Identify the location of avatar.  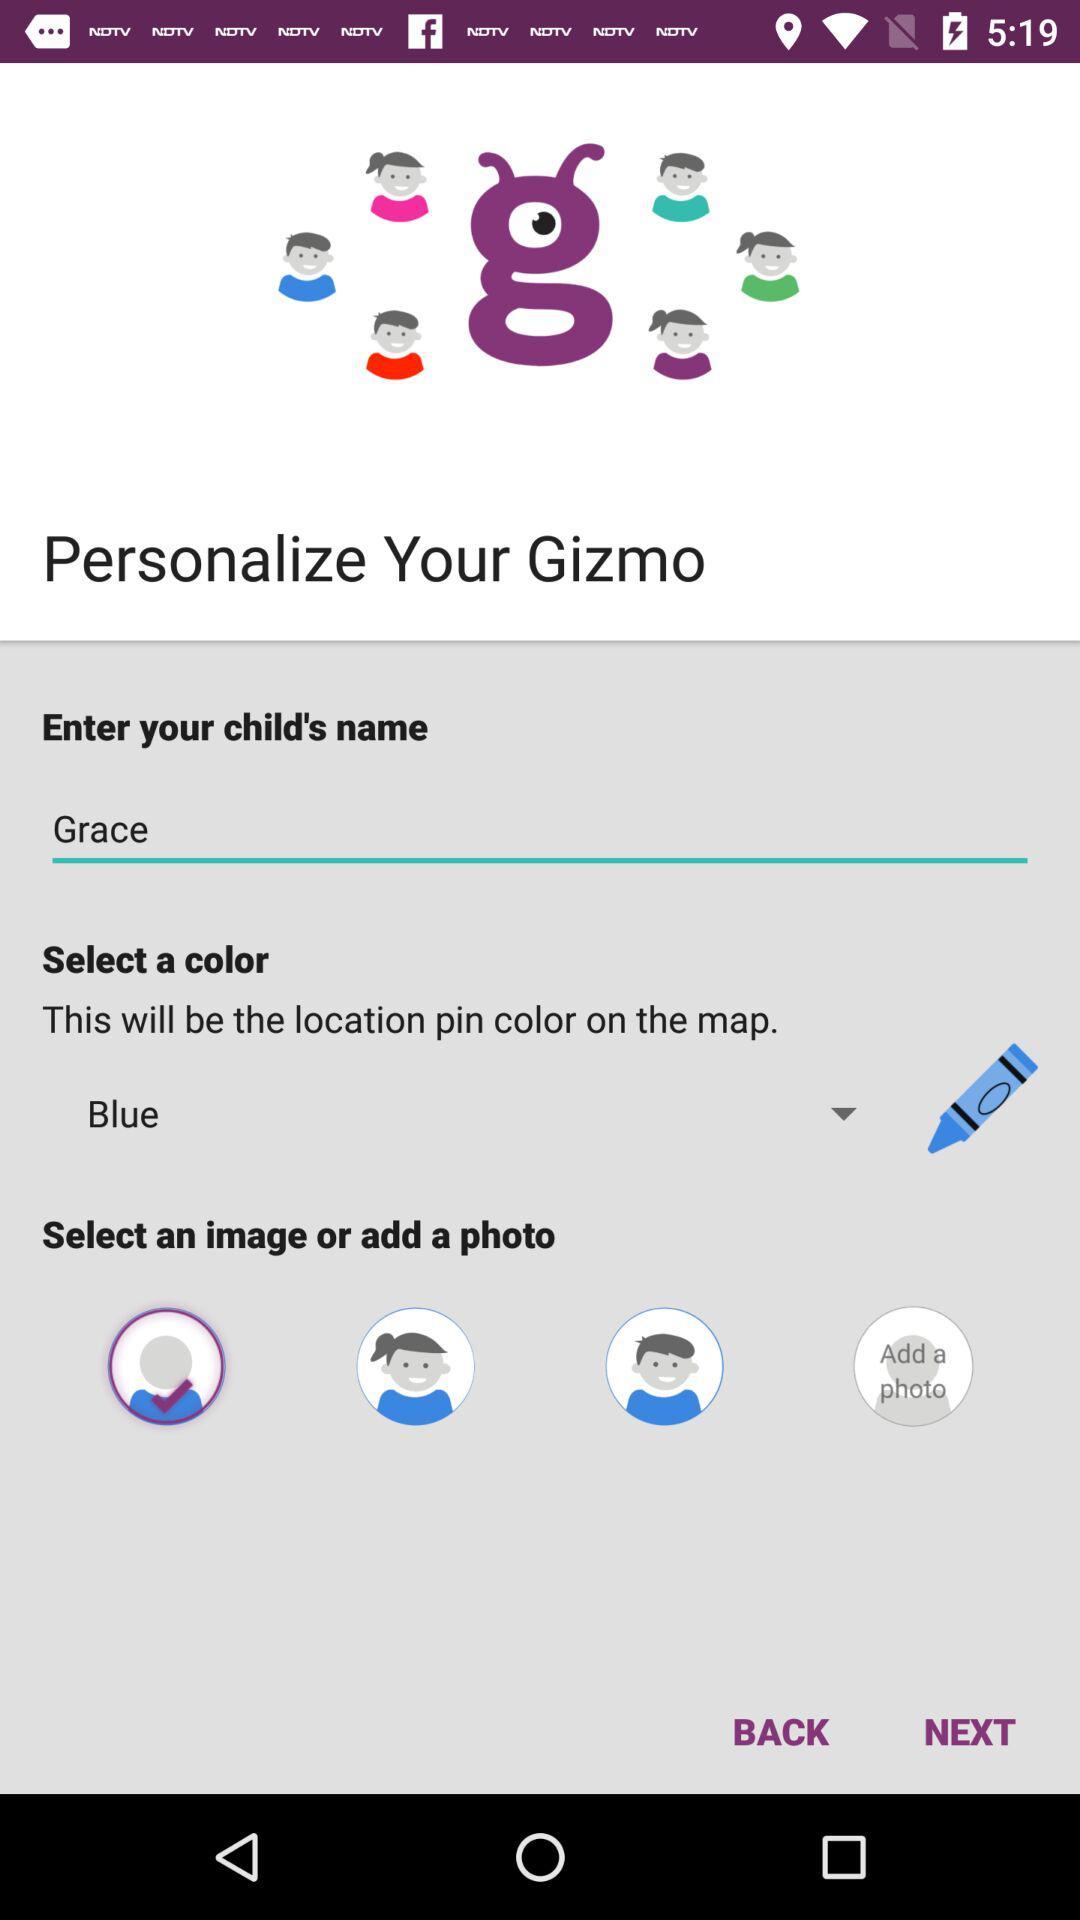
(664, 1365).